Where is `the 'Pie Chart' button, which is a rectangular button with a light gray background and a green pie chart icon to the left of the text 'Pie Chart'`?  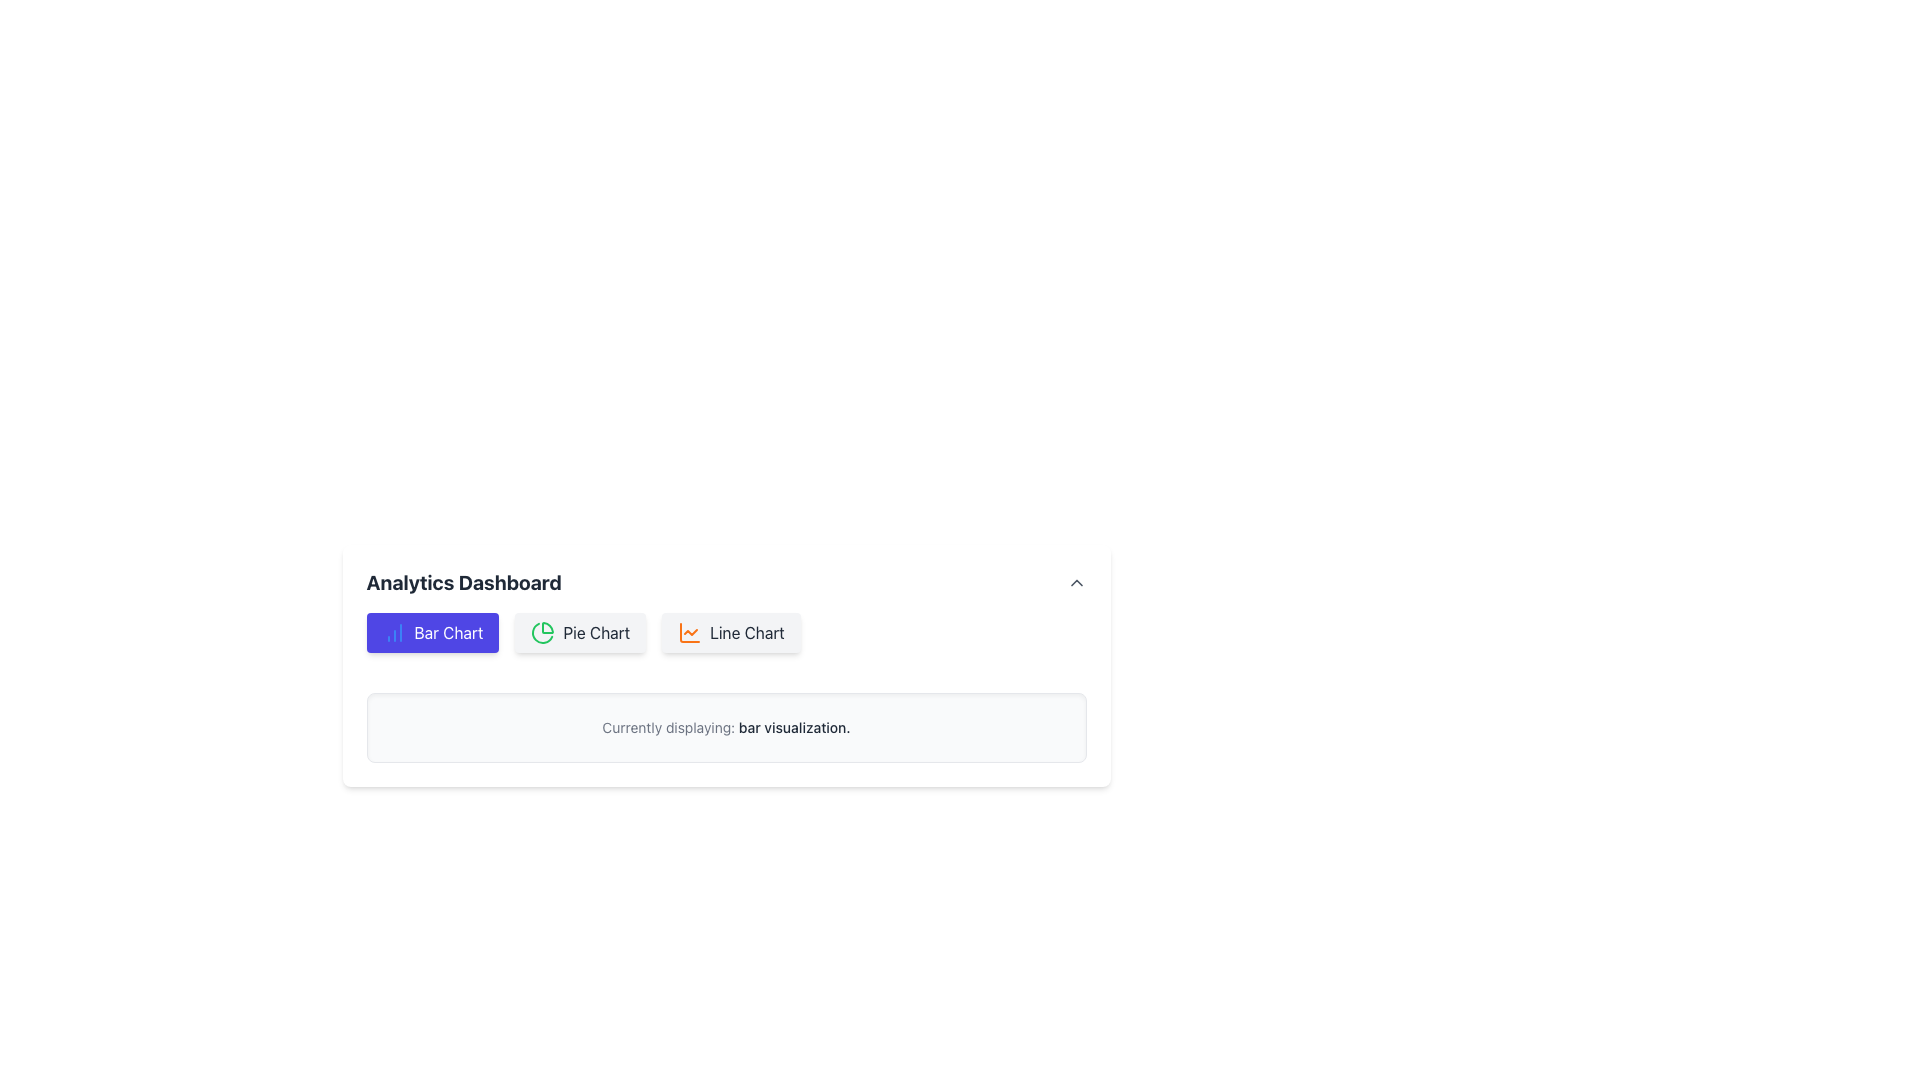 the 'Pie Chart' button, which is a rectangular button with a light gray background and a green pie chart icon to the left of the text 'Pie Chart' is located at coordinates (579, 632).